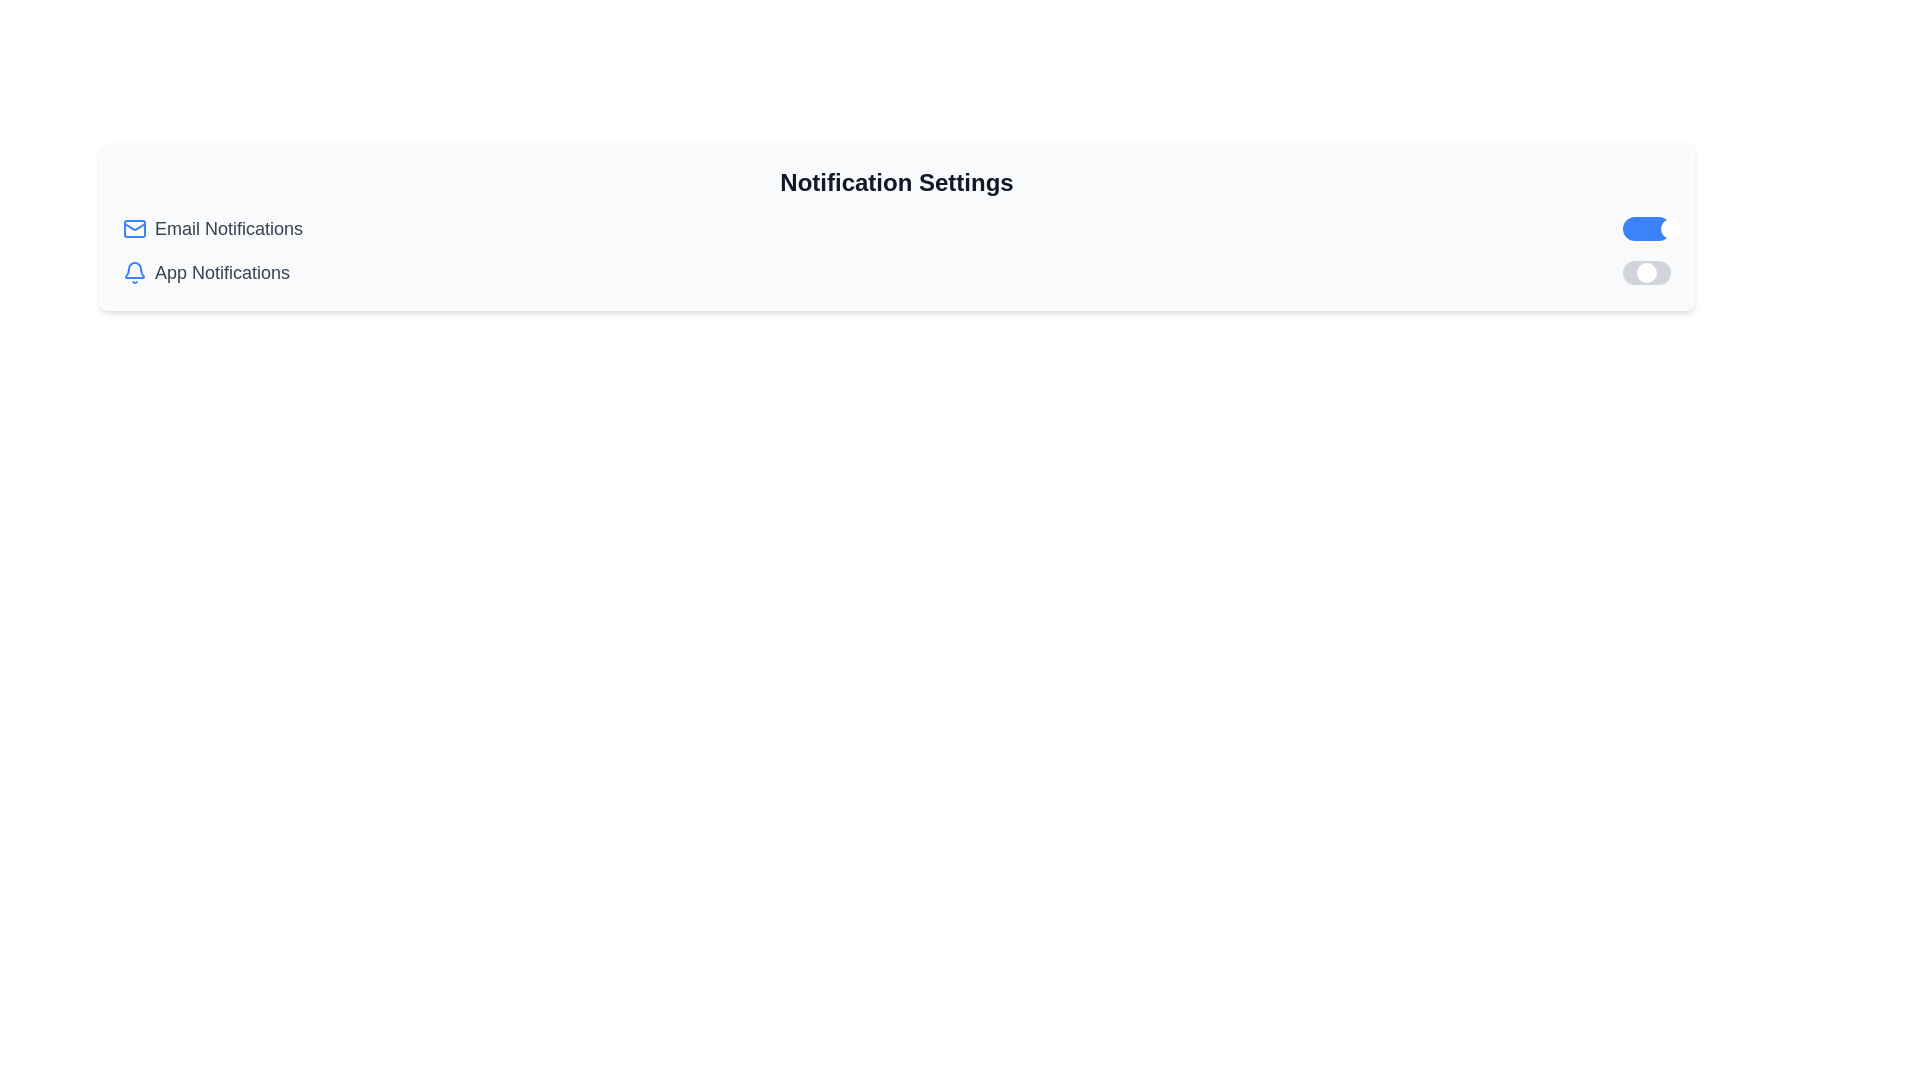 This screenshot has height=1080, width=1920. Describe the element at coordinates (133, 227) in the screenshot. I see `the email notifications icon located to the left of the 'Email Notifications' text label by clicking on it` at that location.